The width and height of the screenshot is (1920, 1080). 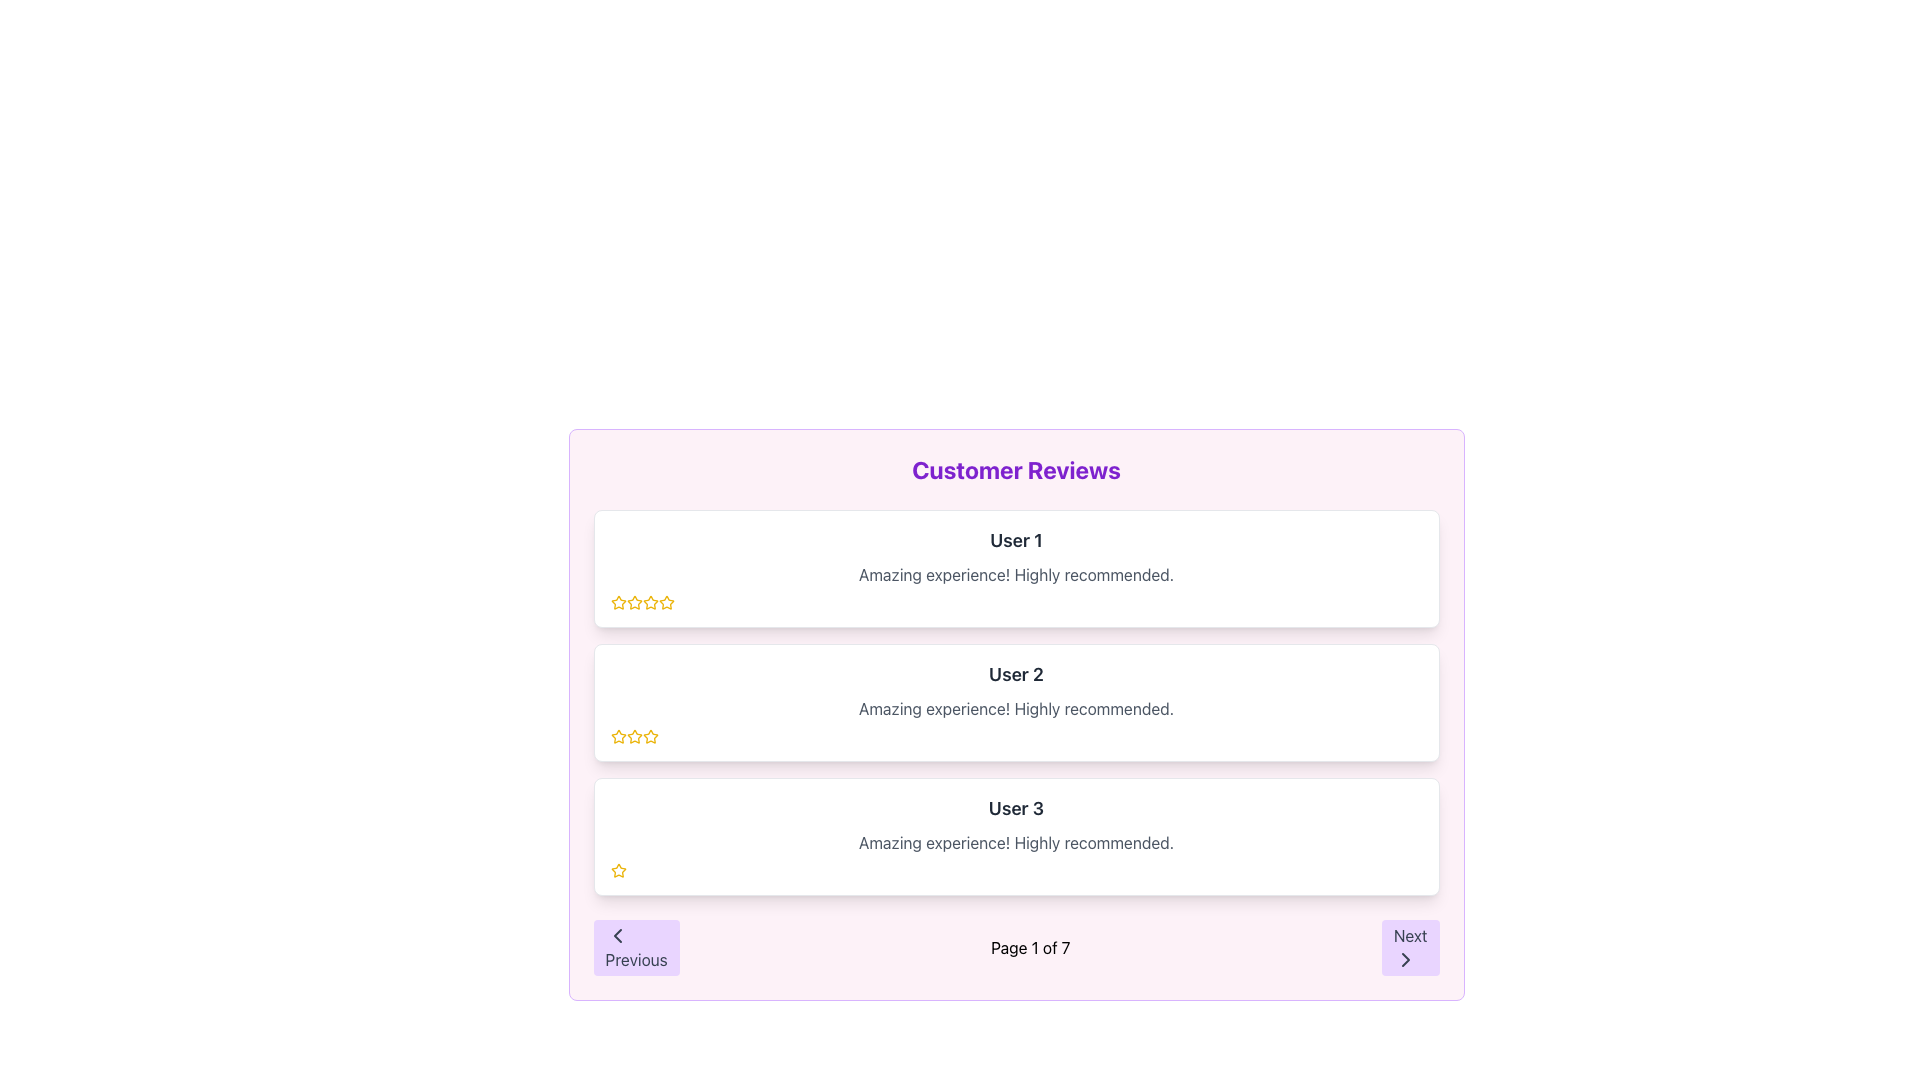 I want to click on the leftward-pointing Chevron icon within the 'Previous' button located at the bottom left corner of the navigation section, so click(x=616, y=936).